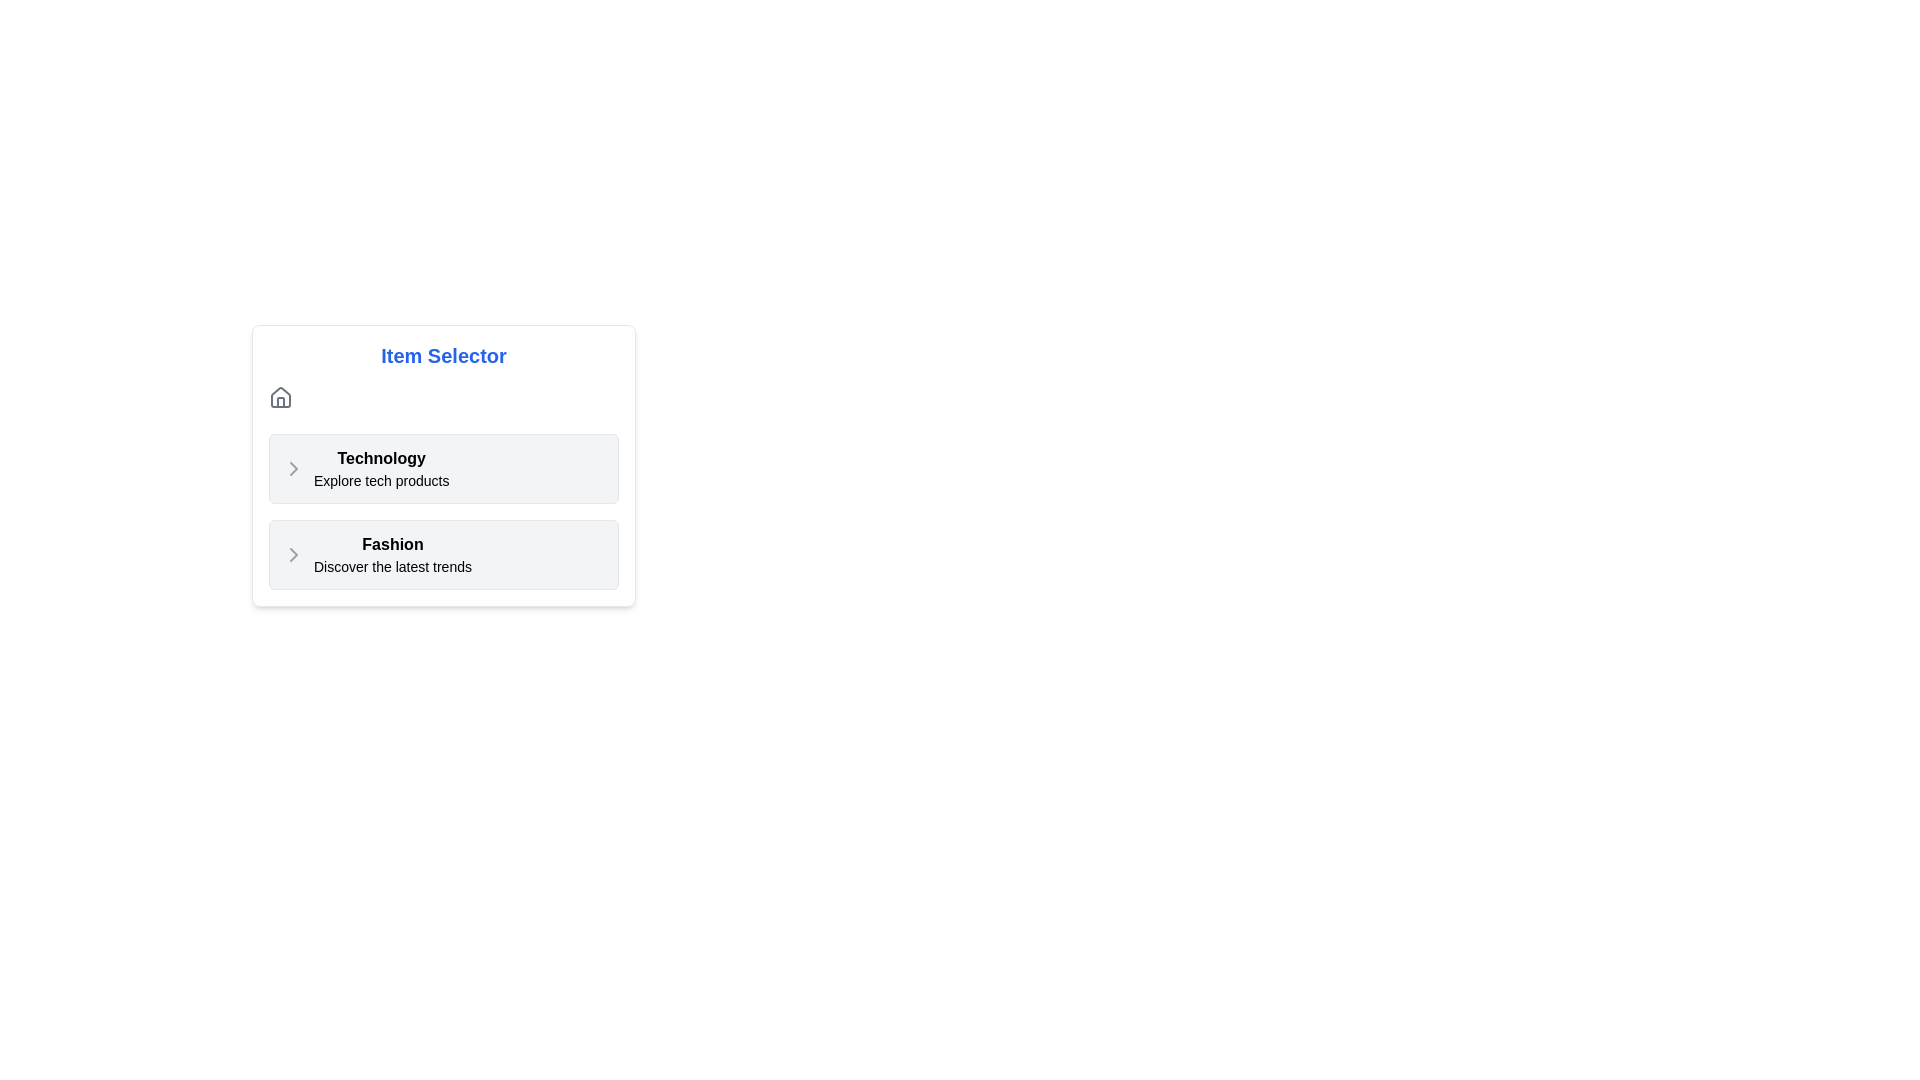  Describe the element at coordinates (381, 481) in the screenshot. I see `the text label displaying 'Explore tech products', which is located below the 'Technology' header in a grey rectangular area` at that location.